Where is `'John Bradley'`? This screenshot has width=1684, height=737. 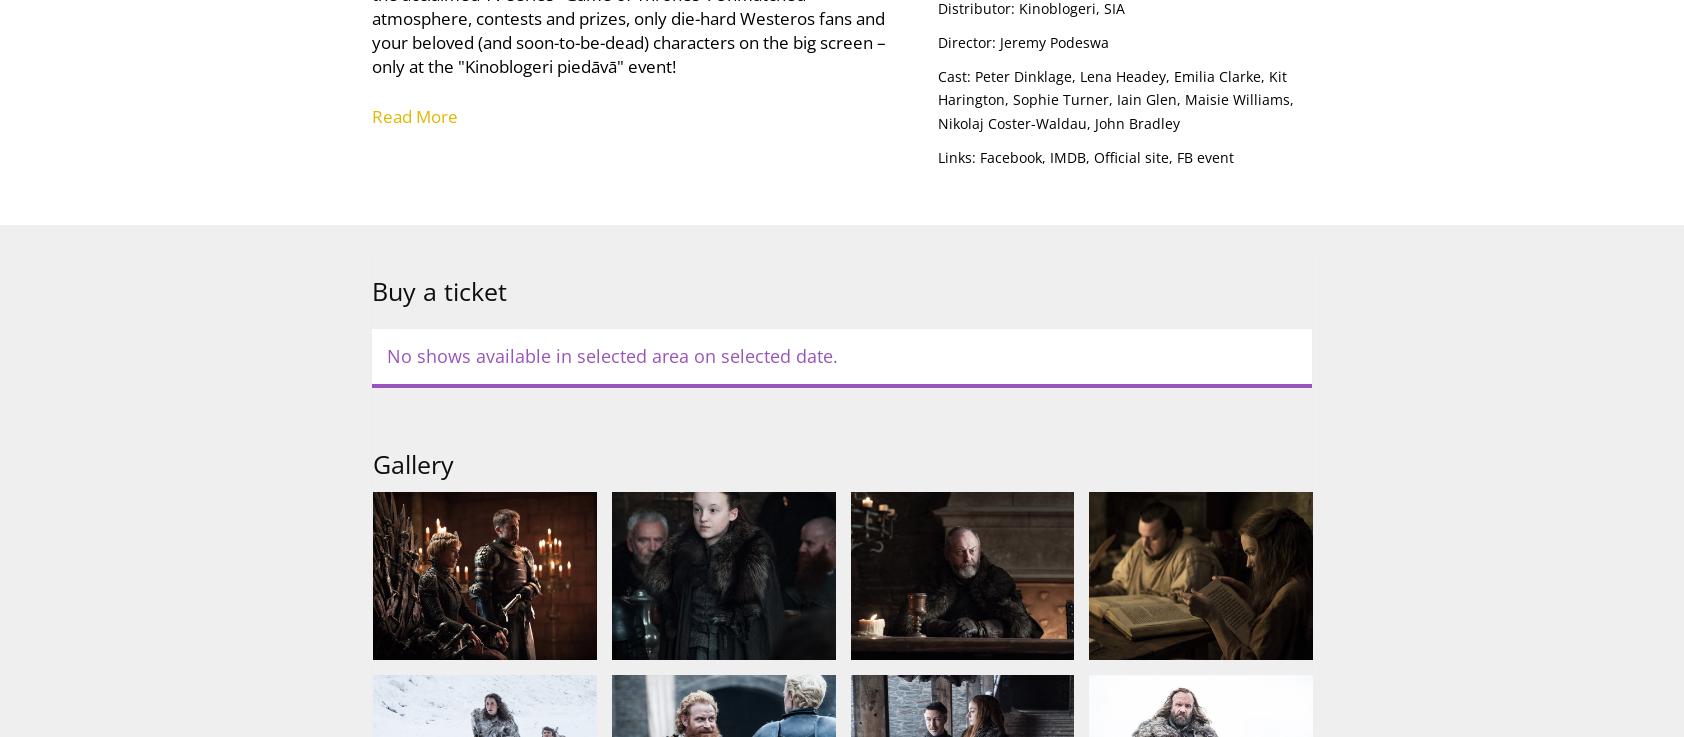
'John Bradley' is located at coordinates (1093, 122).